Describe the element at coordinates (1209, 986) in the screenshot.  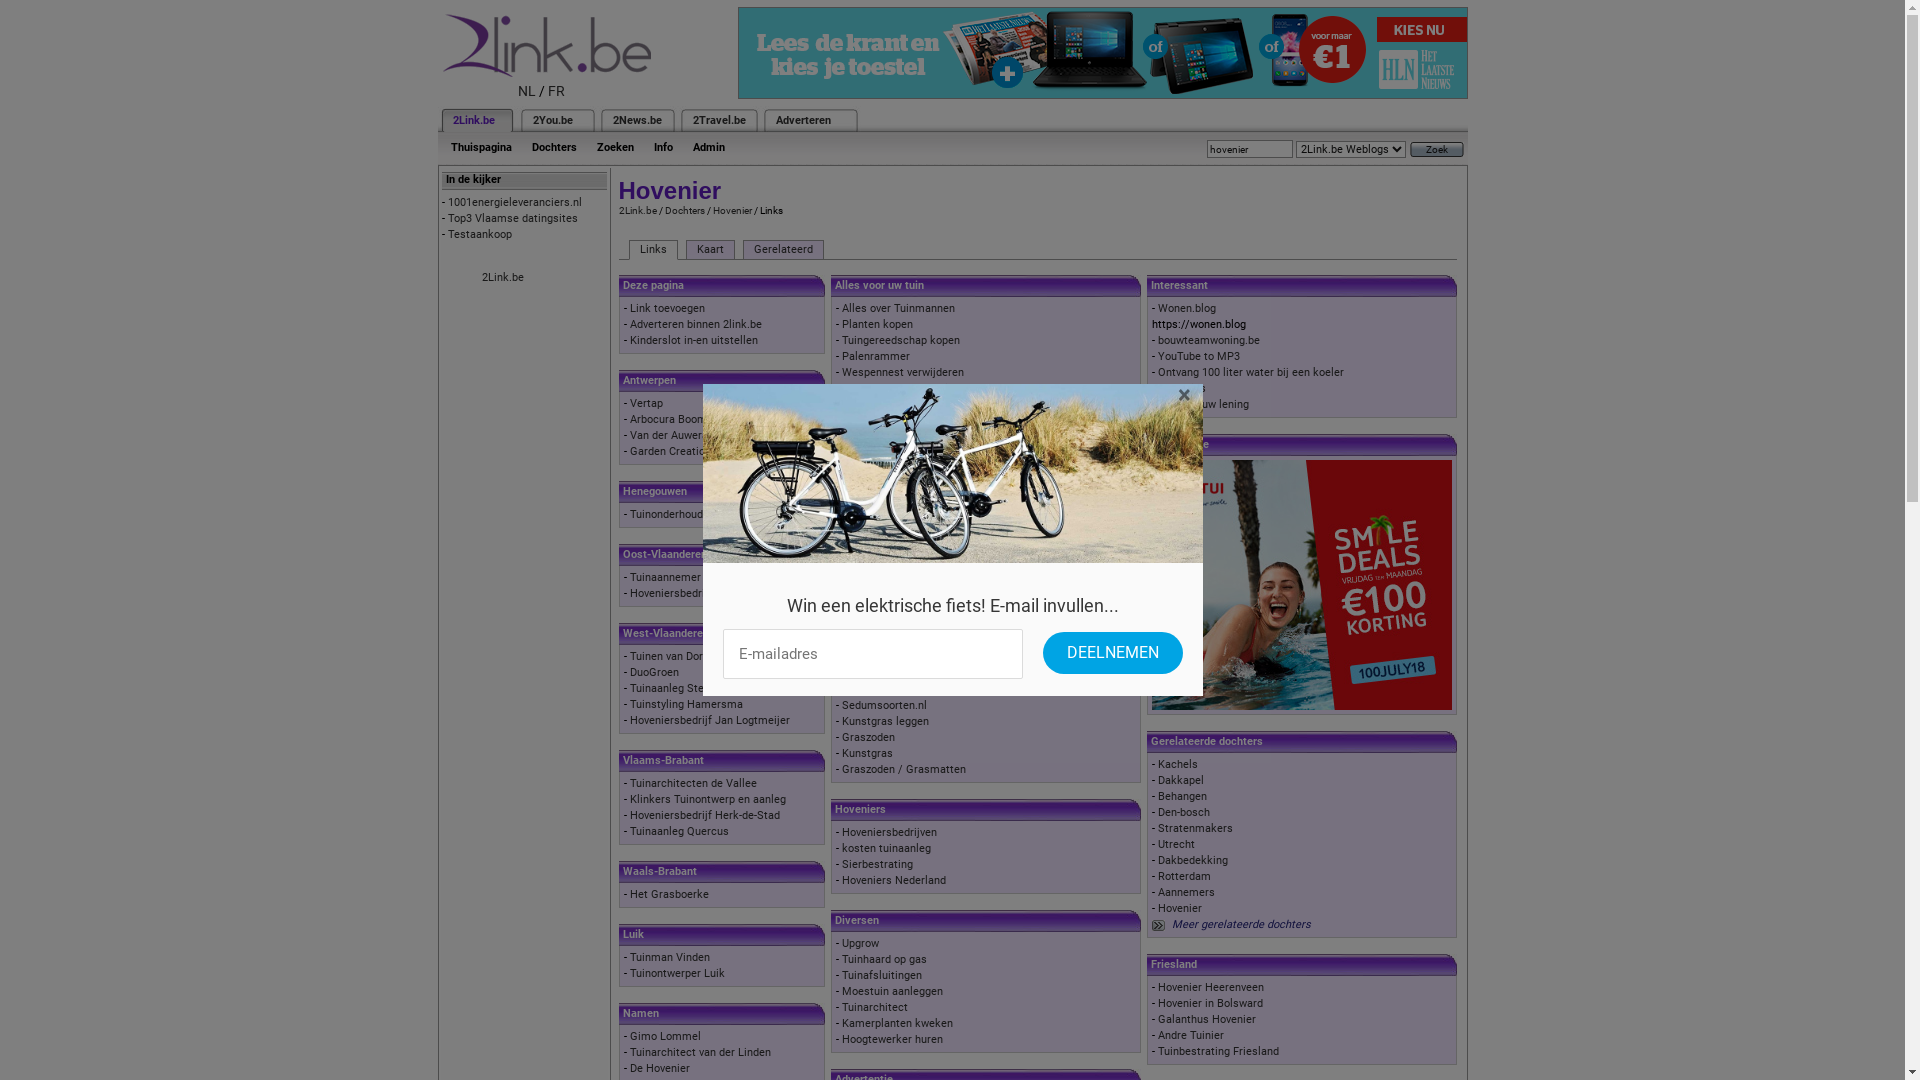
I see `'Hovenier Heerenveen'` at that location.